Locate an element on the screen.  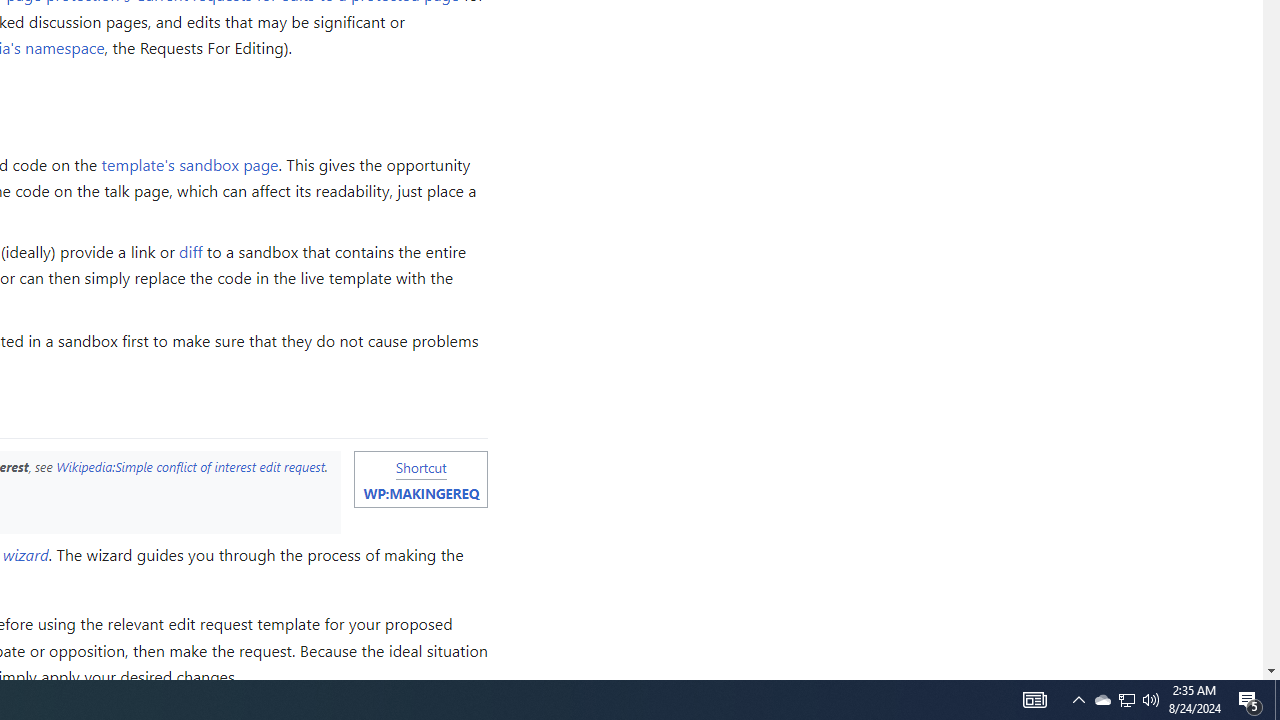
'Shortcut' is located at coordinates (420, 467).